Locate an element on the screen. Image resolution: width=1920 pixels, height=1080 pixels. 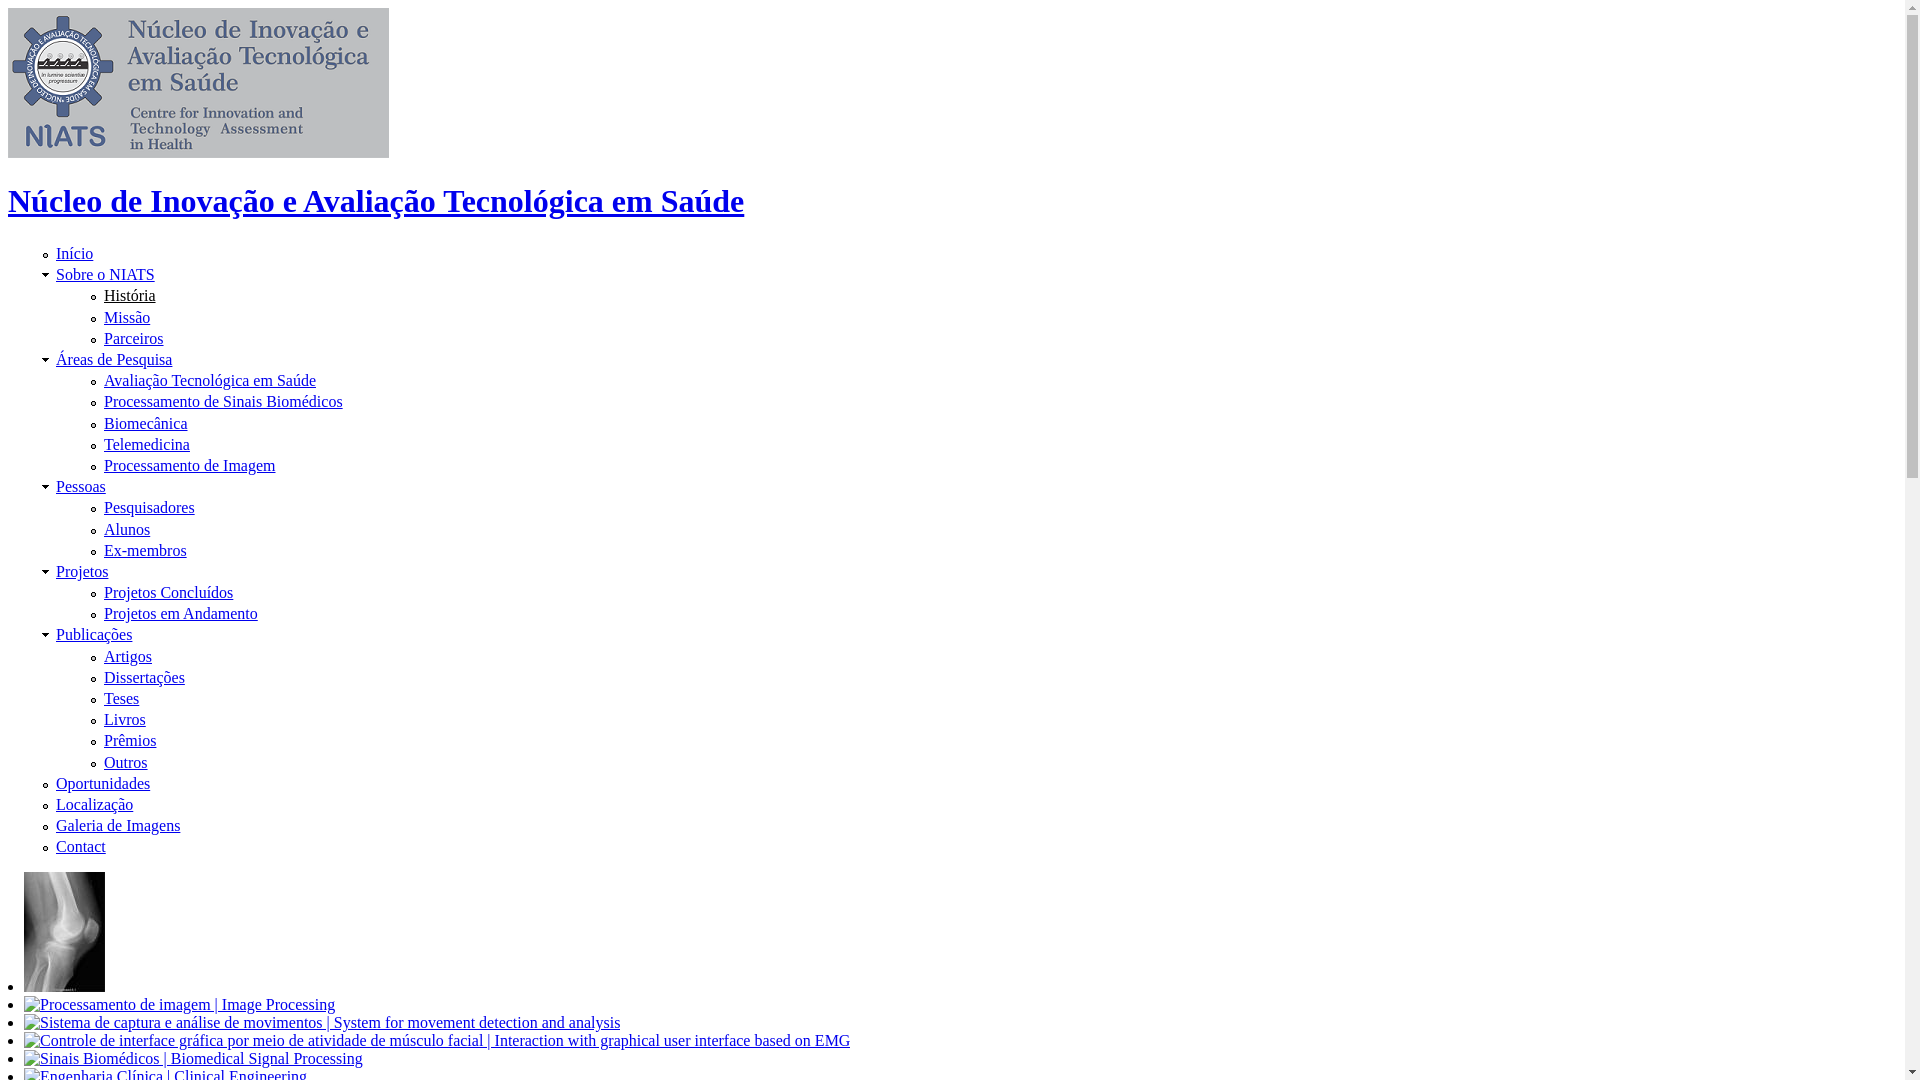
'Processamento de imagem | Image Processing' is located at coordinates (64, 932).